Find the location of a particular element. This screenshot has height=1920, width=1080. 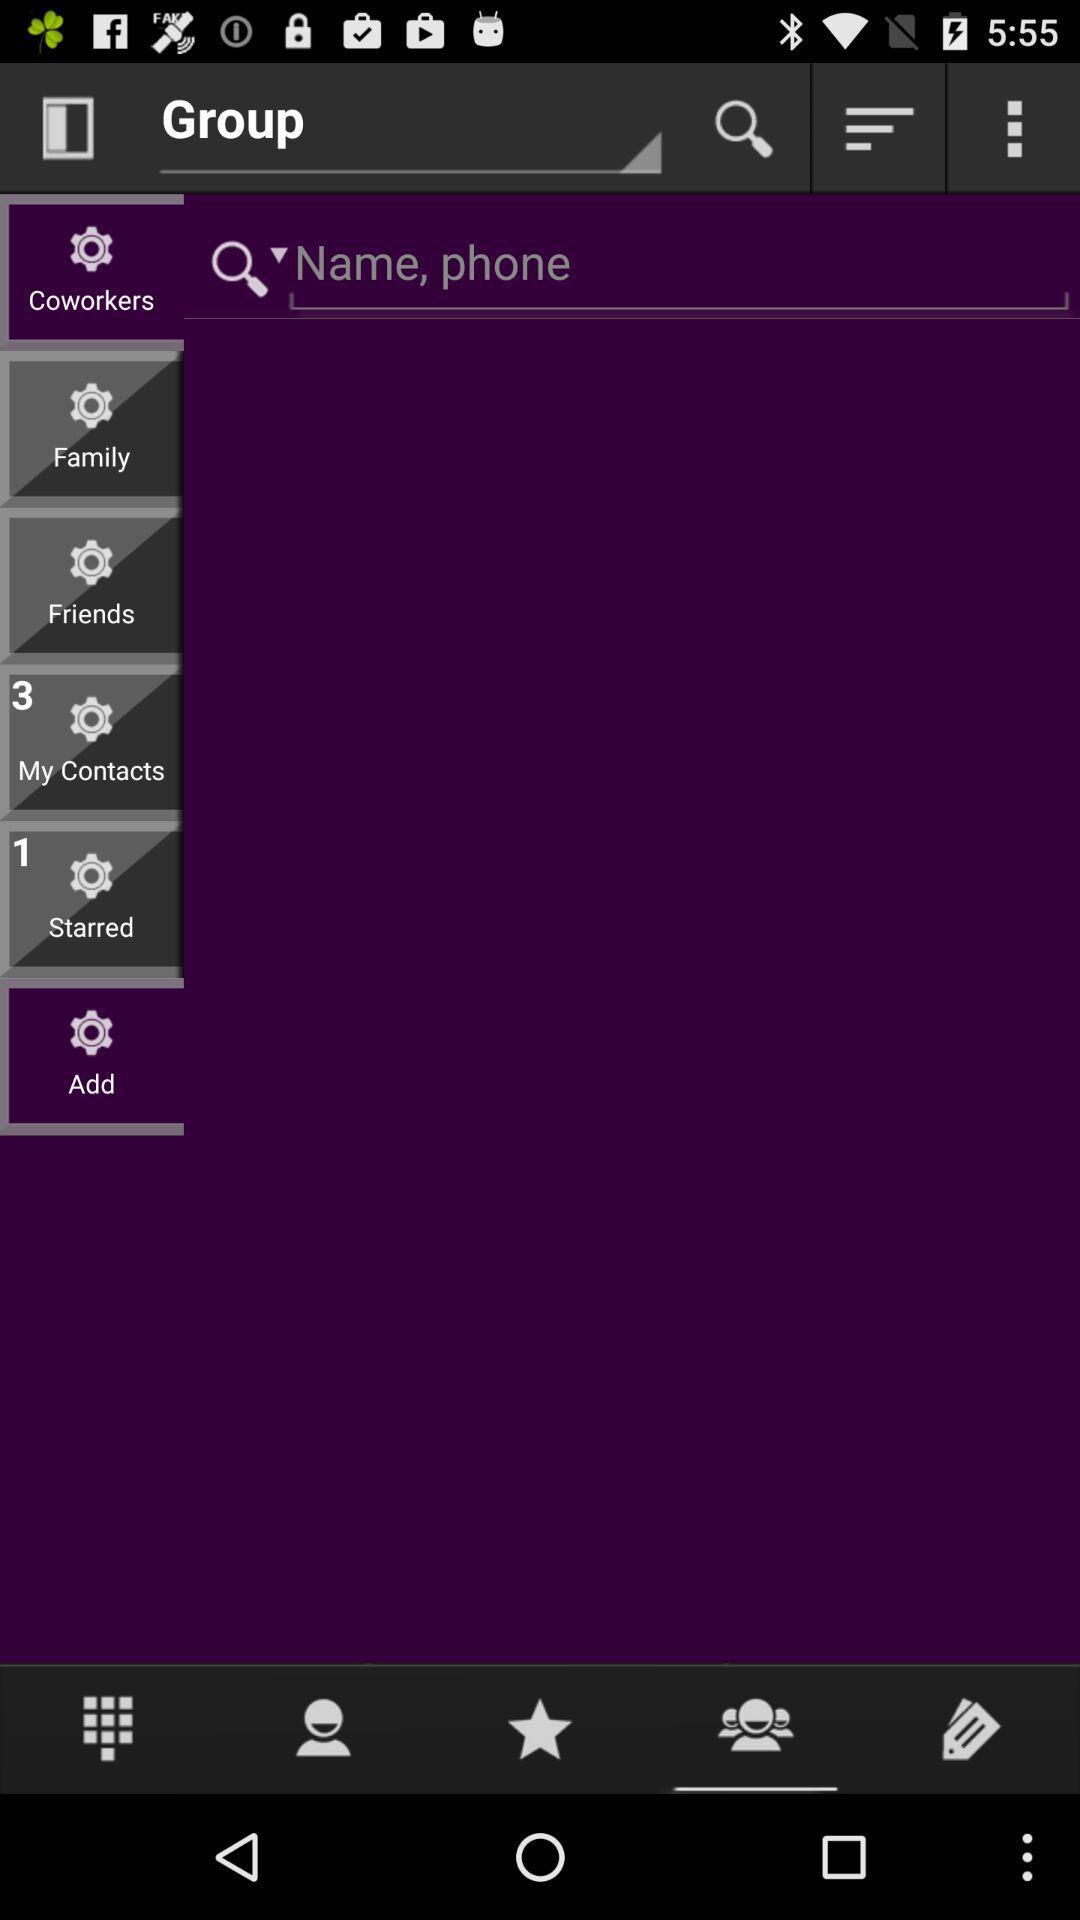

app above starred app is located at coordinates (22, 847).